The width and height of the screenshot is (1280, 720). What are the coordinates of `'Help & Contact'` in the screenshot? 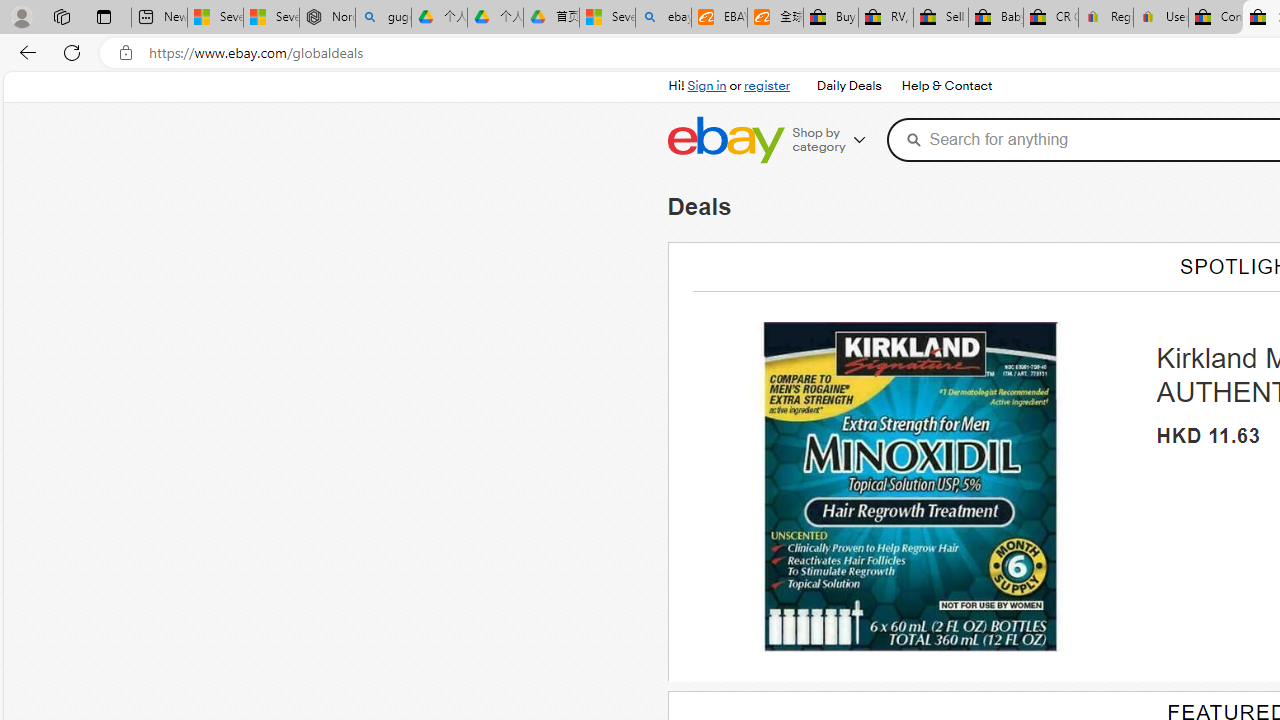 It's located at (944, 85).